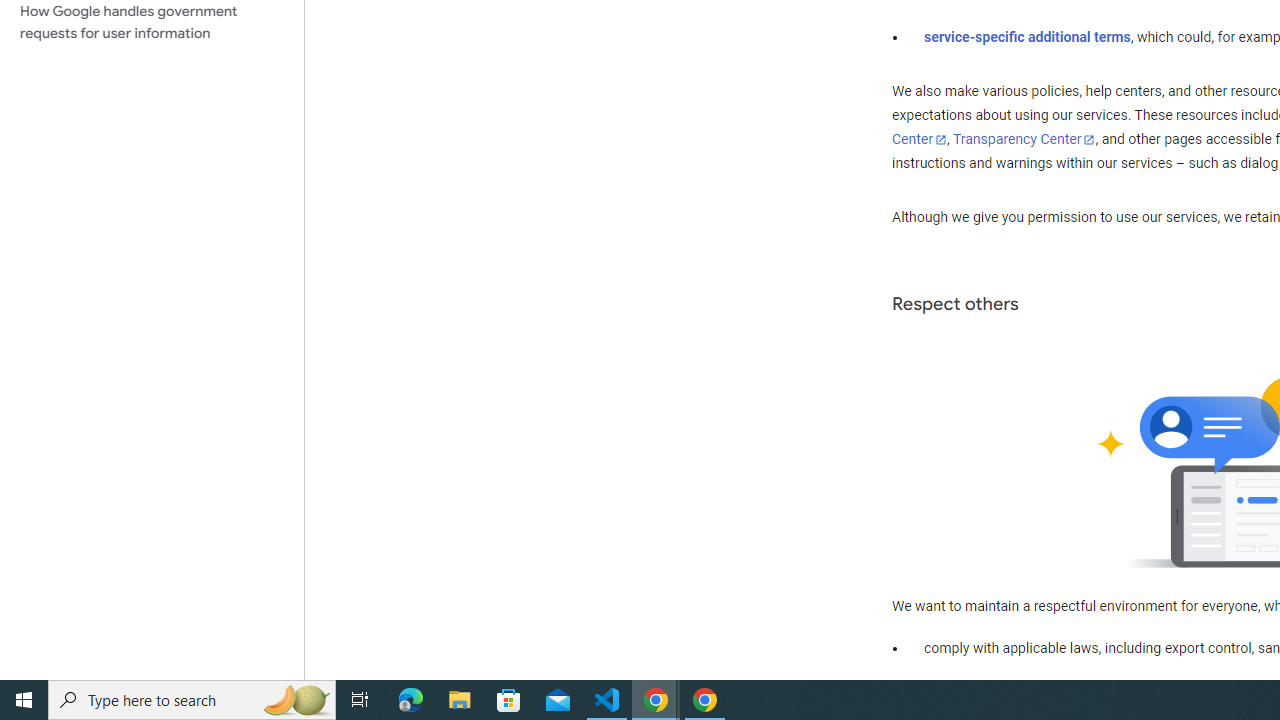  Describe the element at coordinates (1024, 139) in the screenshot. I see `'Transparency Center'` at that location.